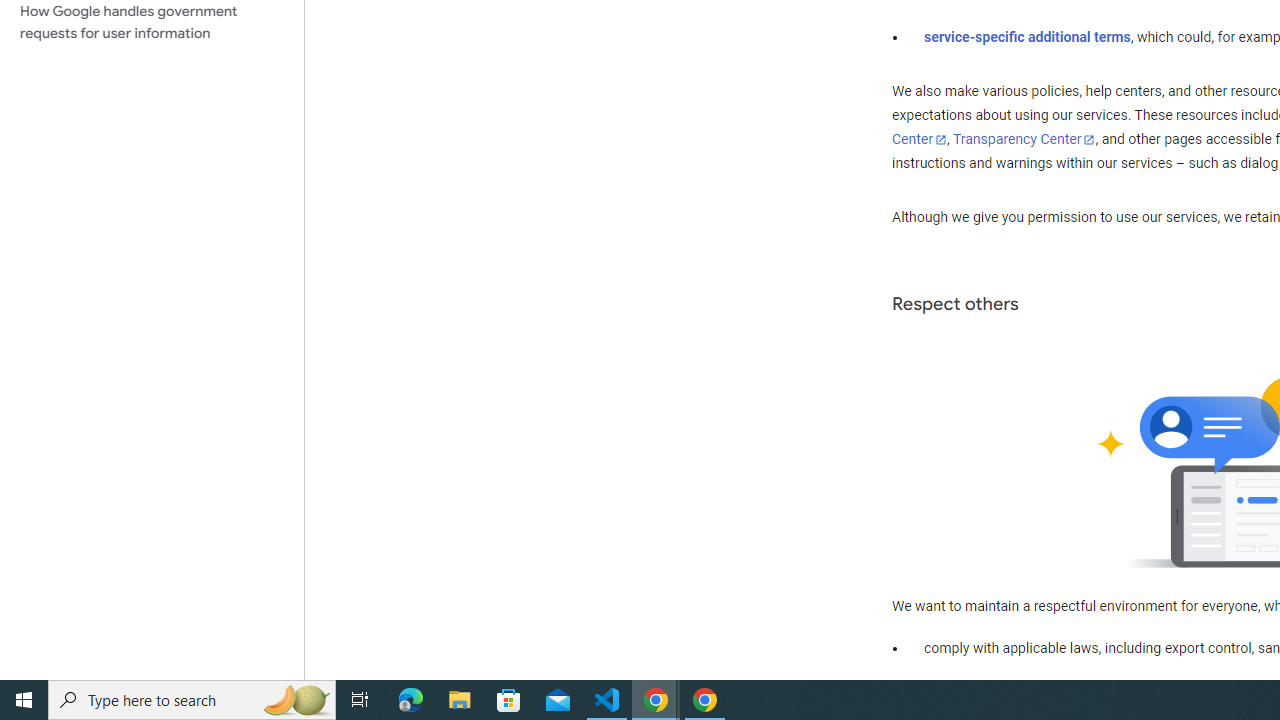  Describe the element at coordinates (1024, 139) in the screenshot. I see `'Transparency Center'` at that location.